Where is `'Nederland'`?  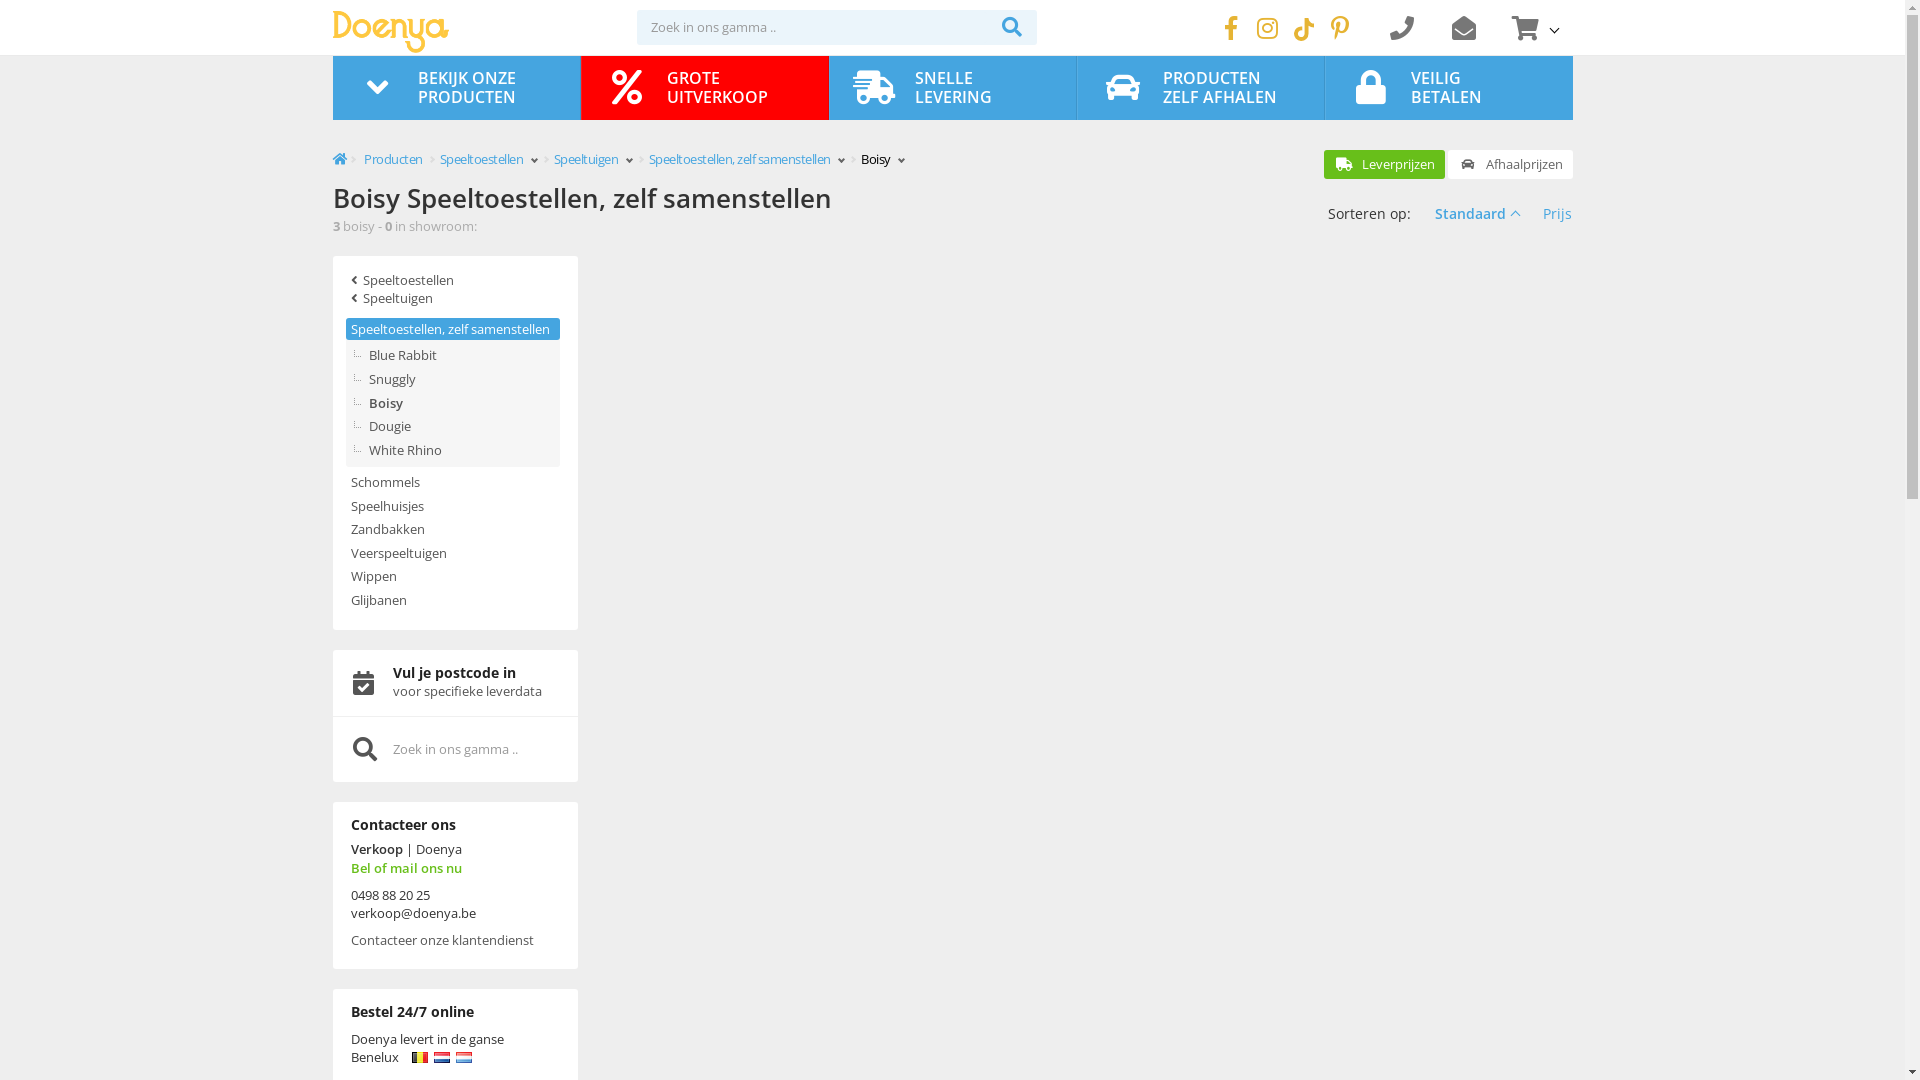
'Nederland' is located at coordinates (440, 1056).